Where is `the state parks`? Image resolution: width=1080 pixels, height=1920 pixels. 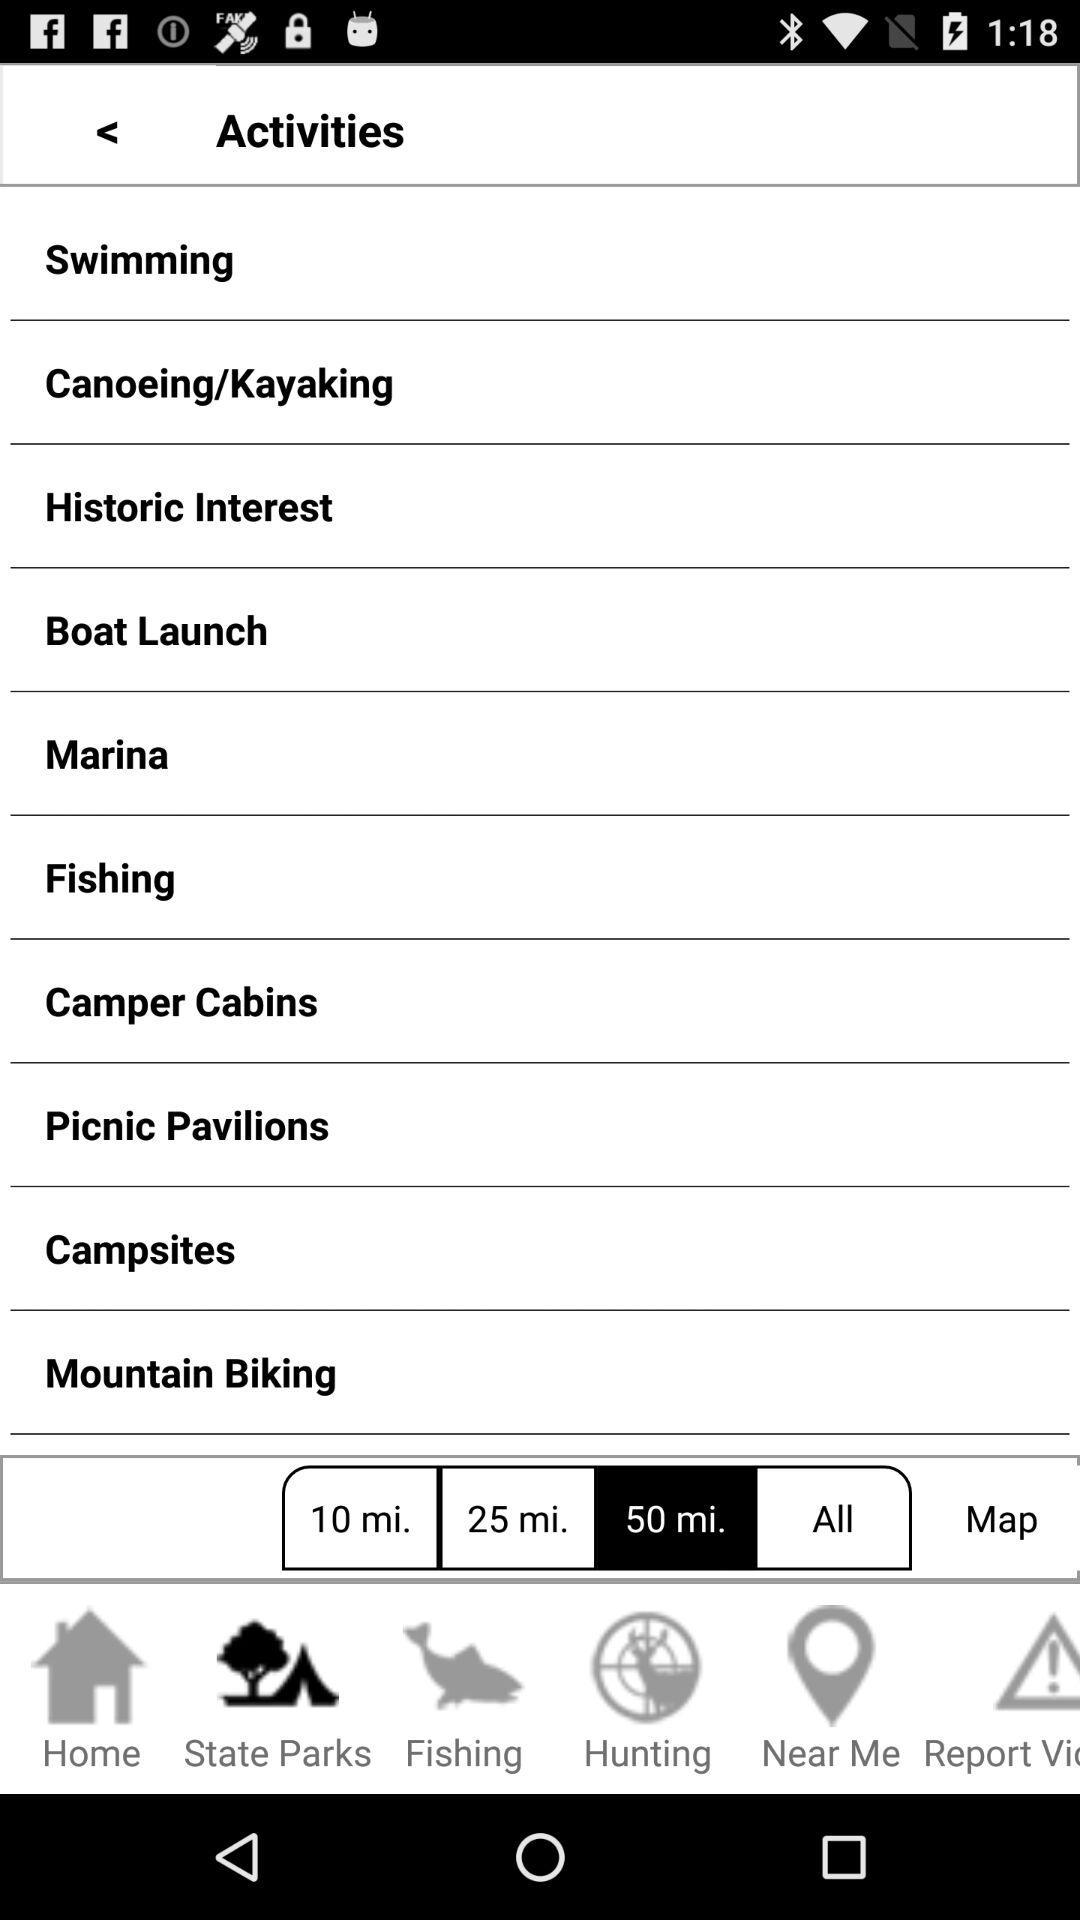
the state parks is located at coordinates (277, 1689).